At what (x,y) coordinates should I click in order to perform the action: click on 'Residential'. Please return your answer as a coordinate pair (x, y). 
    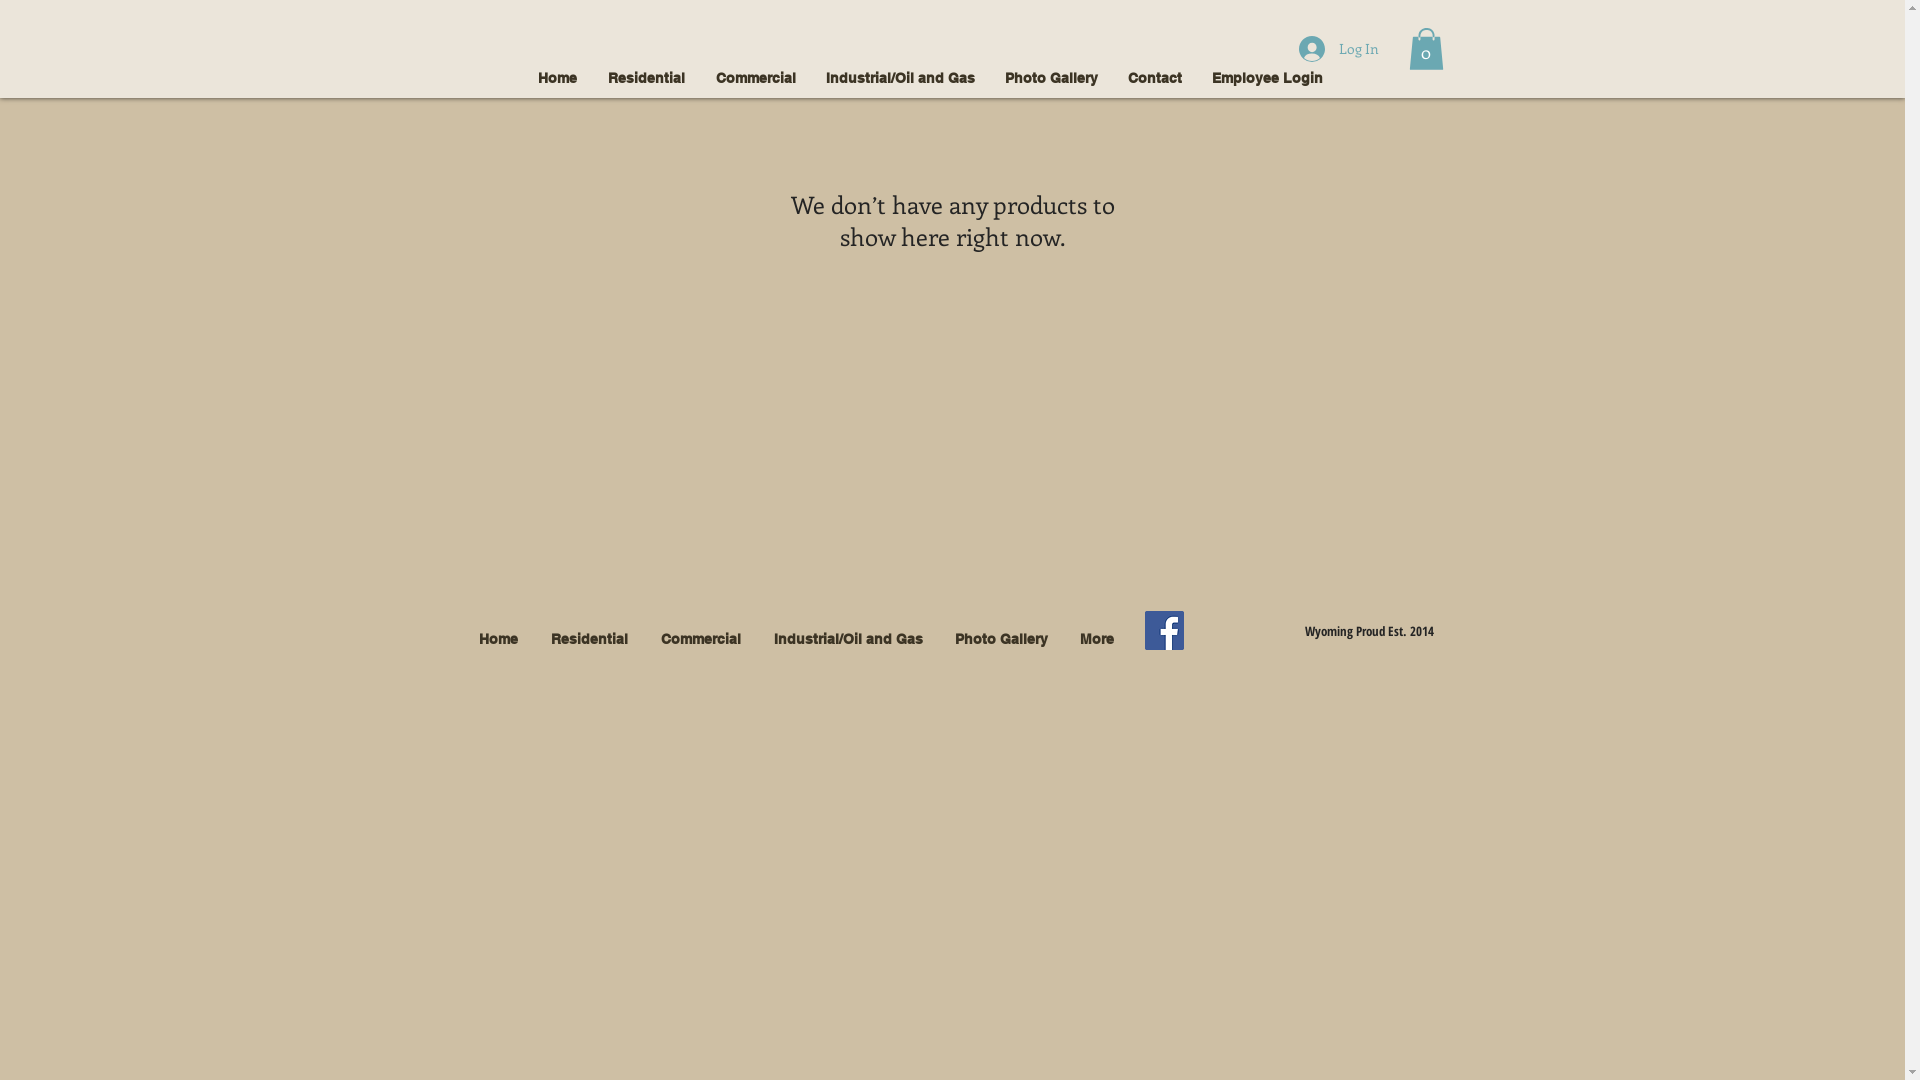
    Looking at the image, I should click on (646, 76).